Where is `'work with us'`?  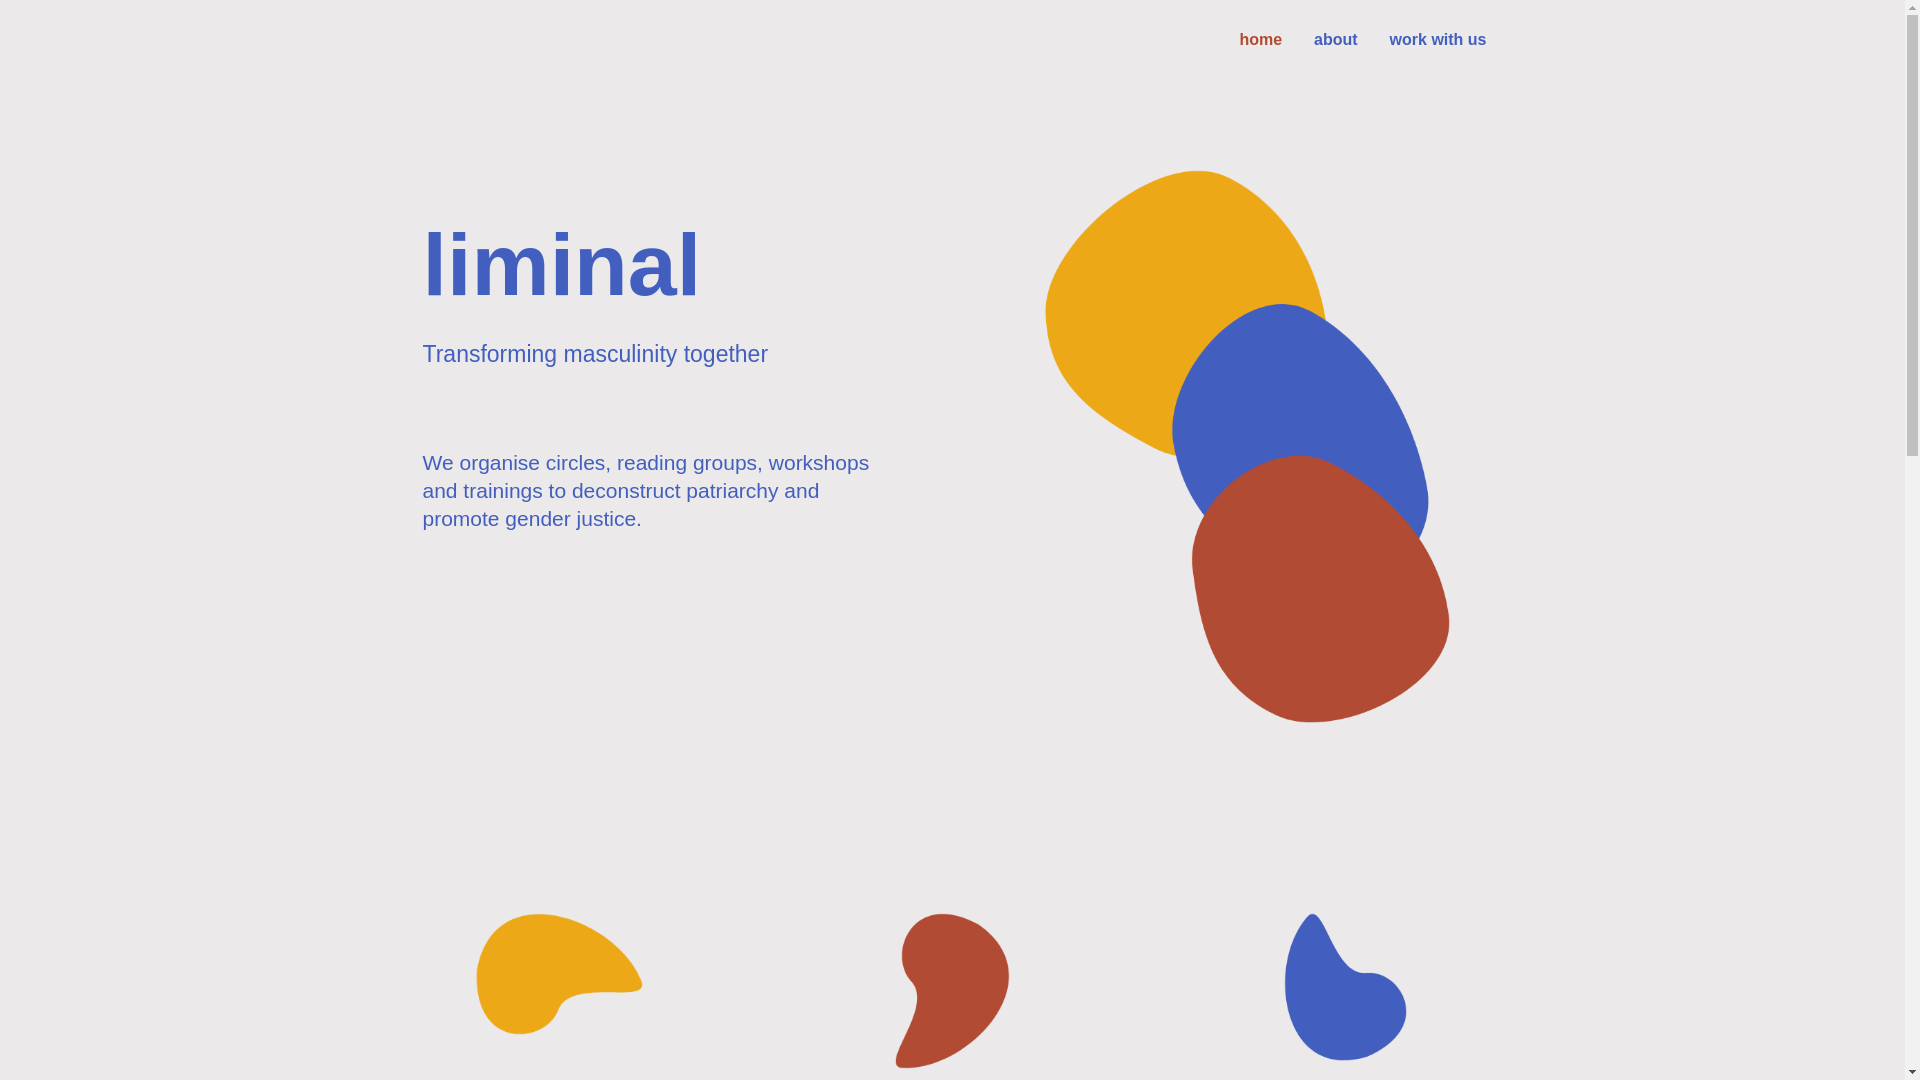 'work with us' is located at coordinates (1437, 39).